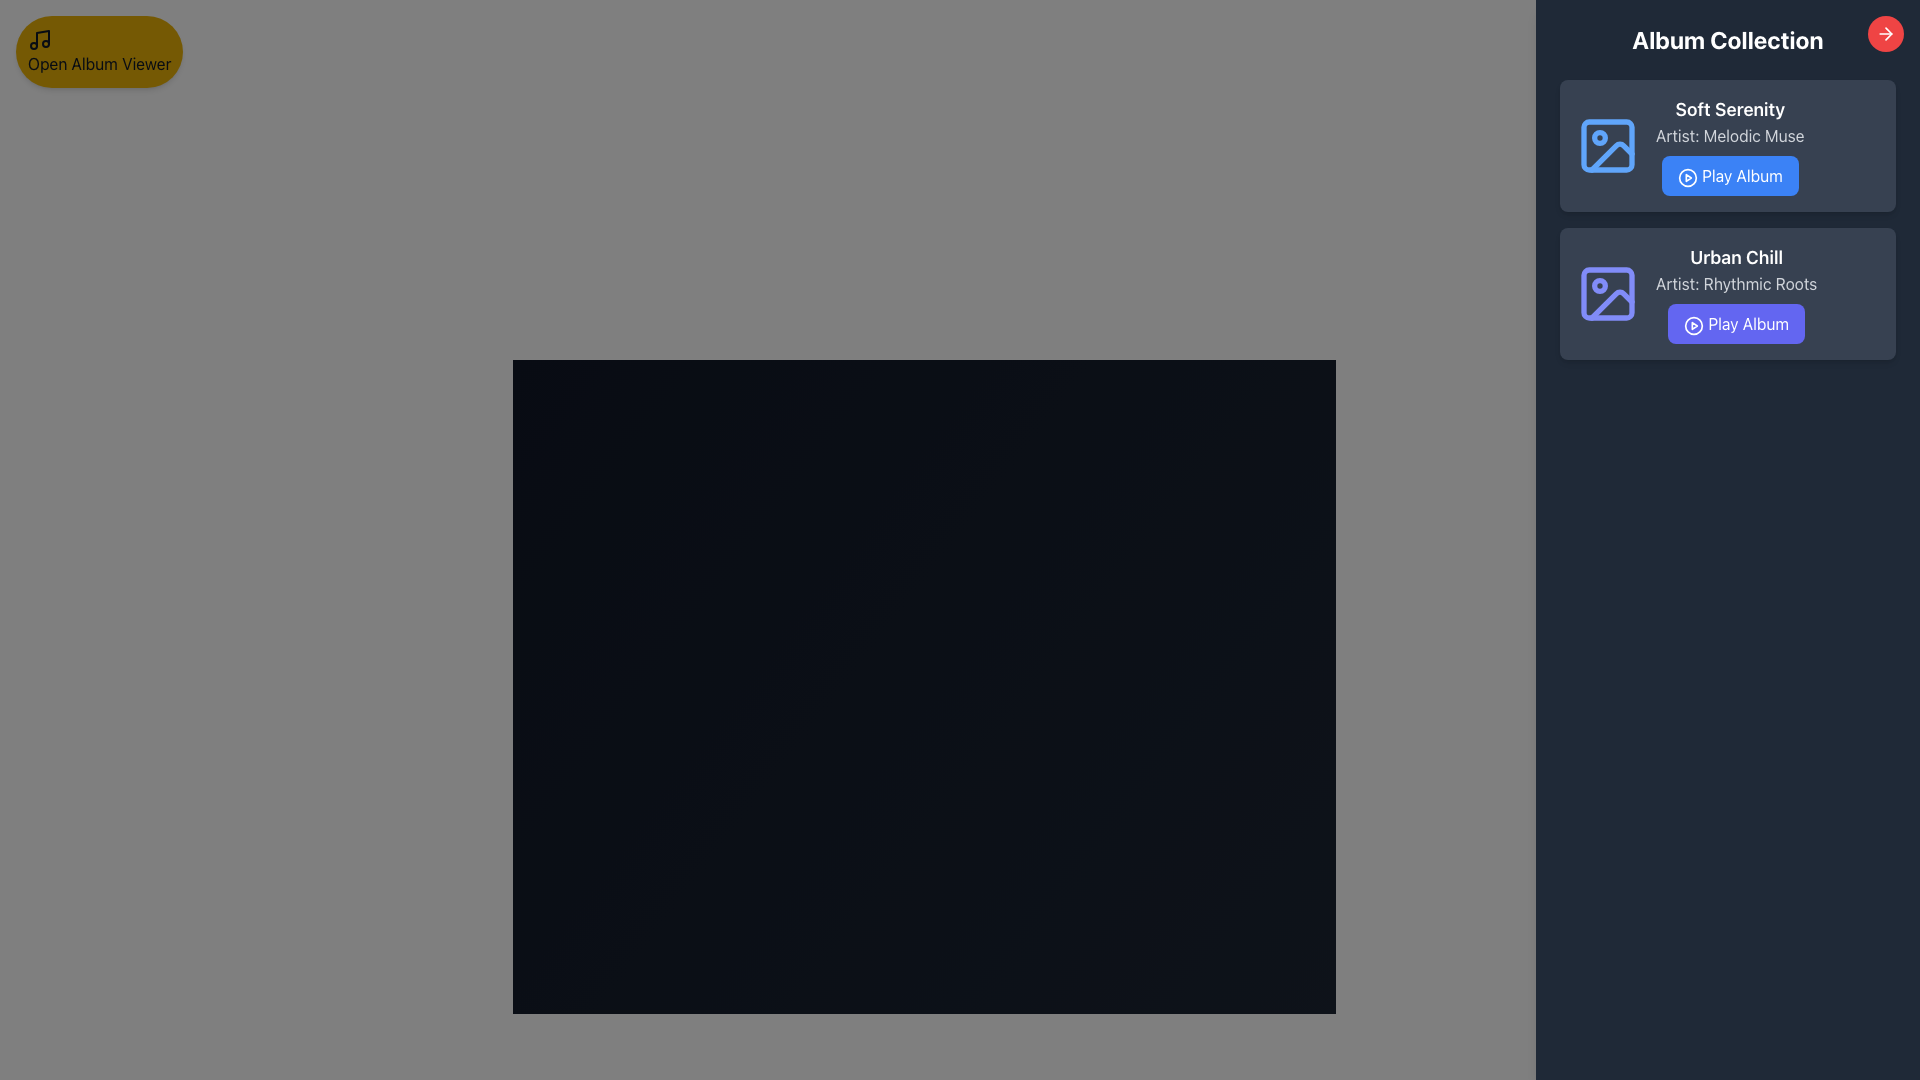  What do you see at coordinates (1693, 324) in the screenshot?
I see `the circular play icon inside the 'Play Album' button for the album 'Urban Chill', located in the second album card on the right side of the interface` at bounding box center [1693, 324].